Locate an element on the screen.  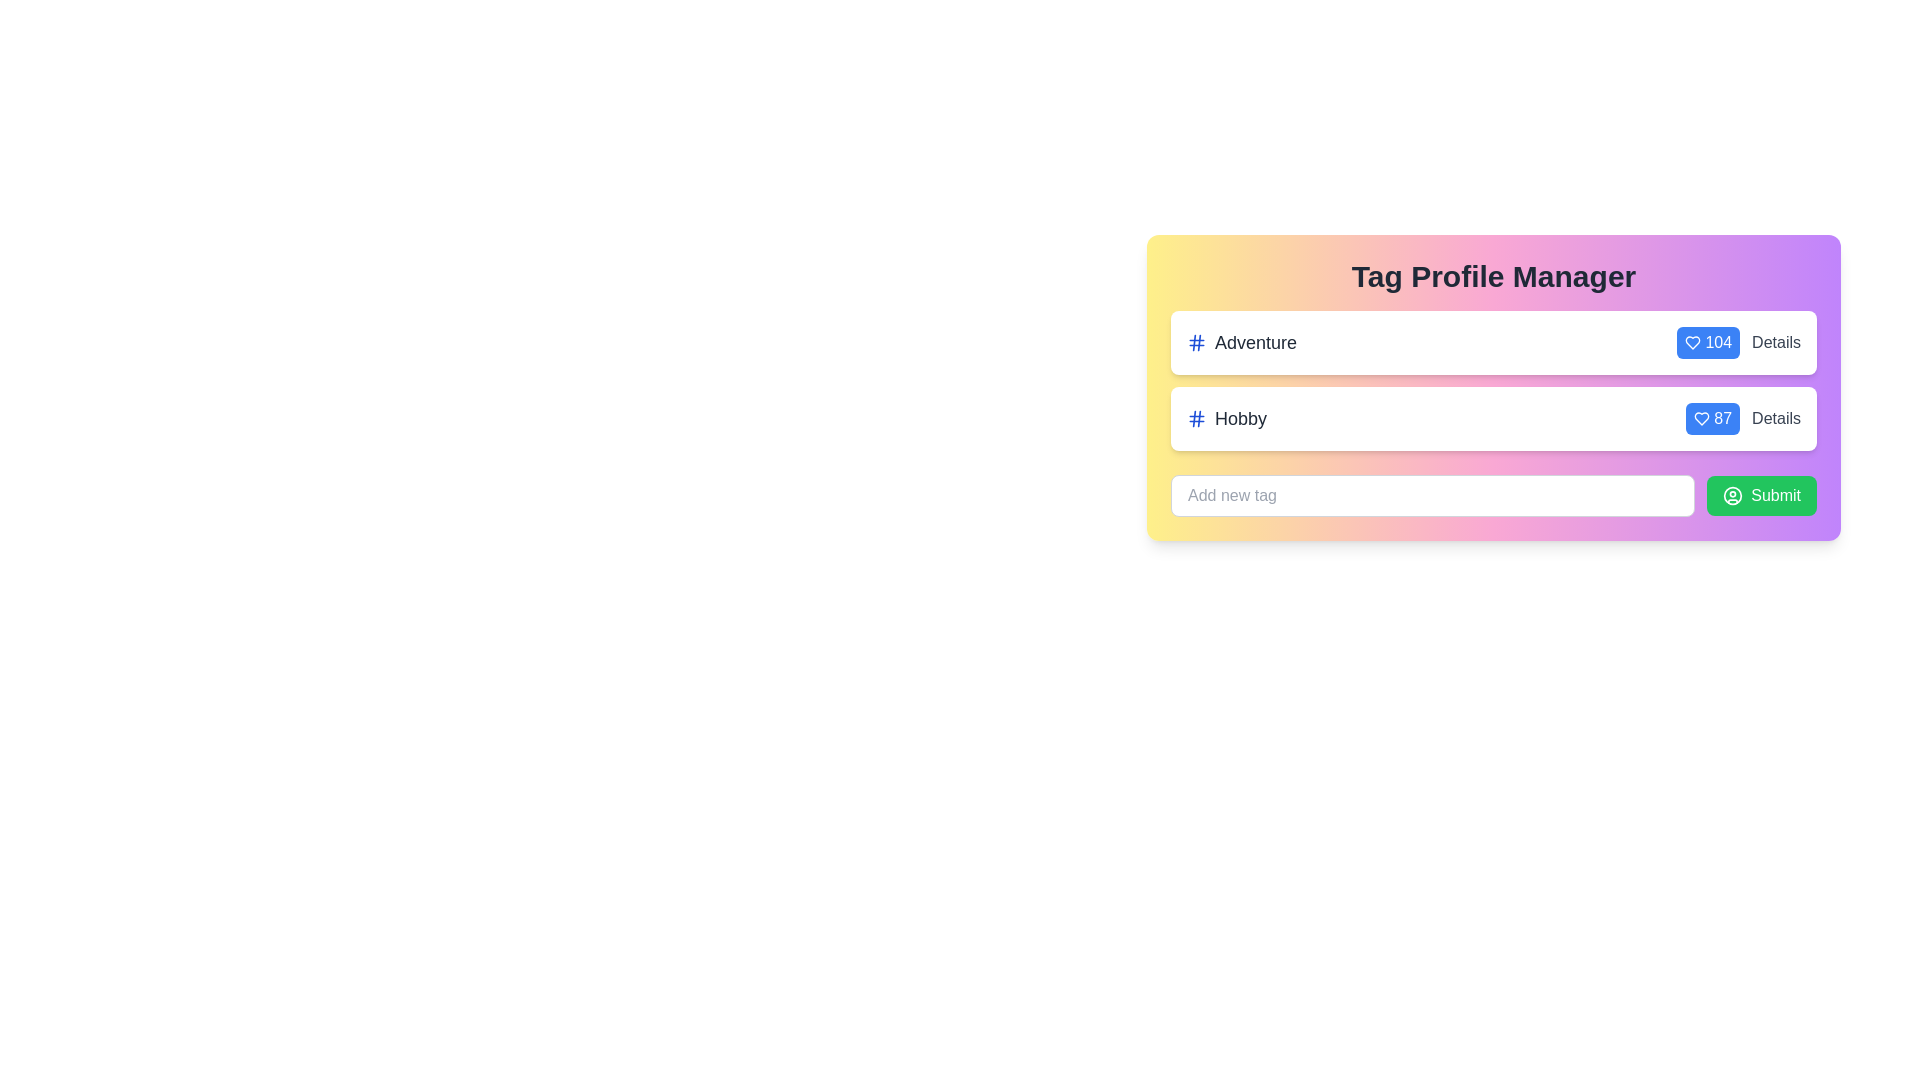
the Icon that represents the tag category, located to the immediate left of the text 'Hobby' in the second row of the vertical list under 'Tag Profile Manager' is located at coordinates (1196, 418).